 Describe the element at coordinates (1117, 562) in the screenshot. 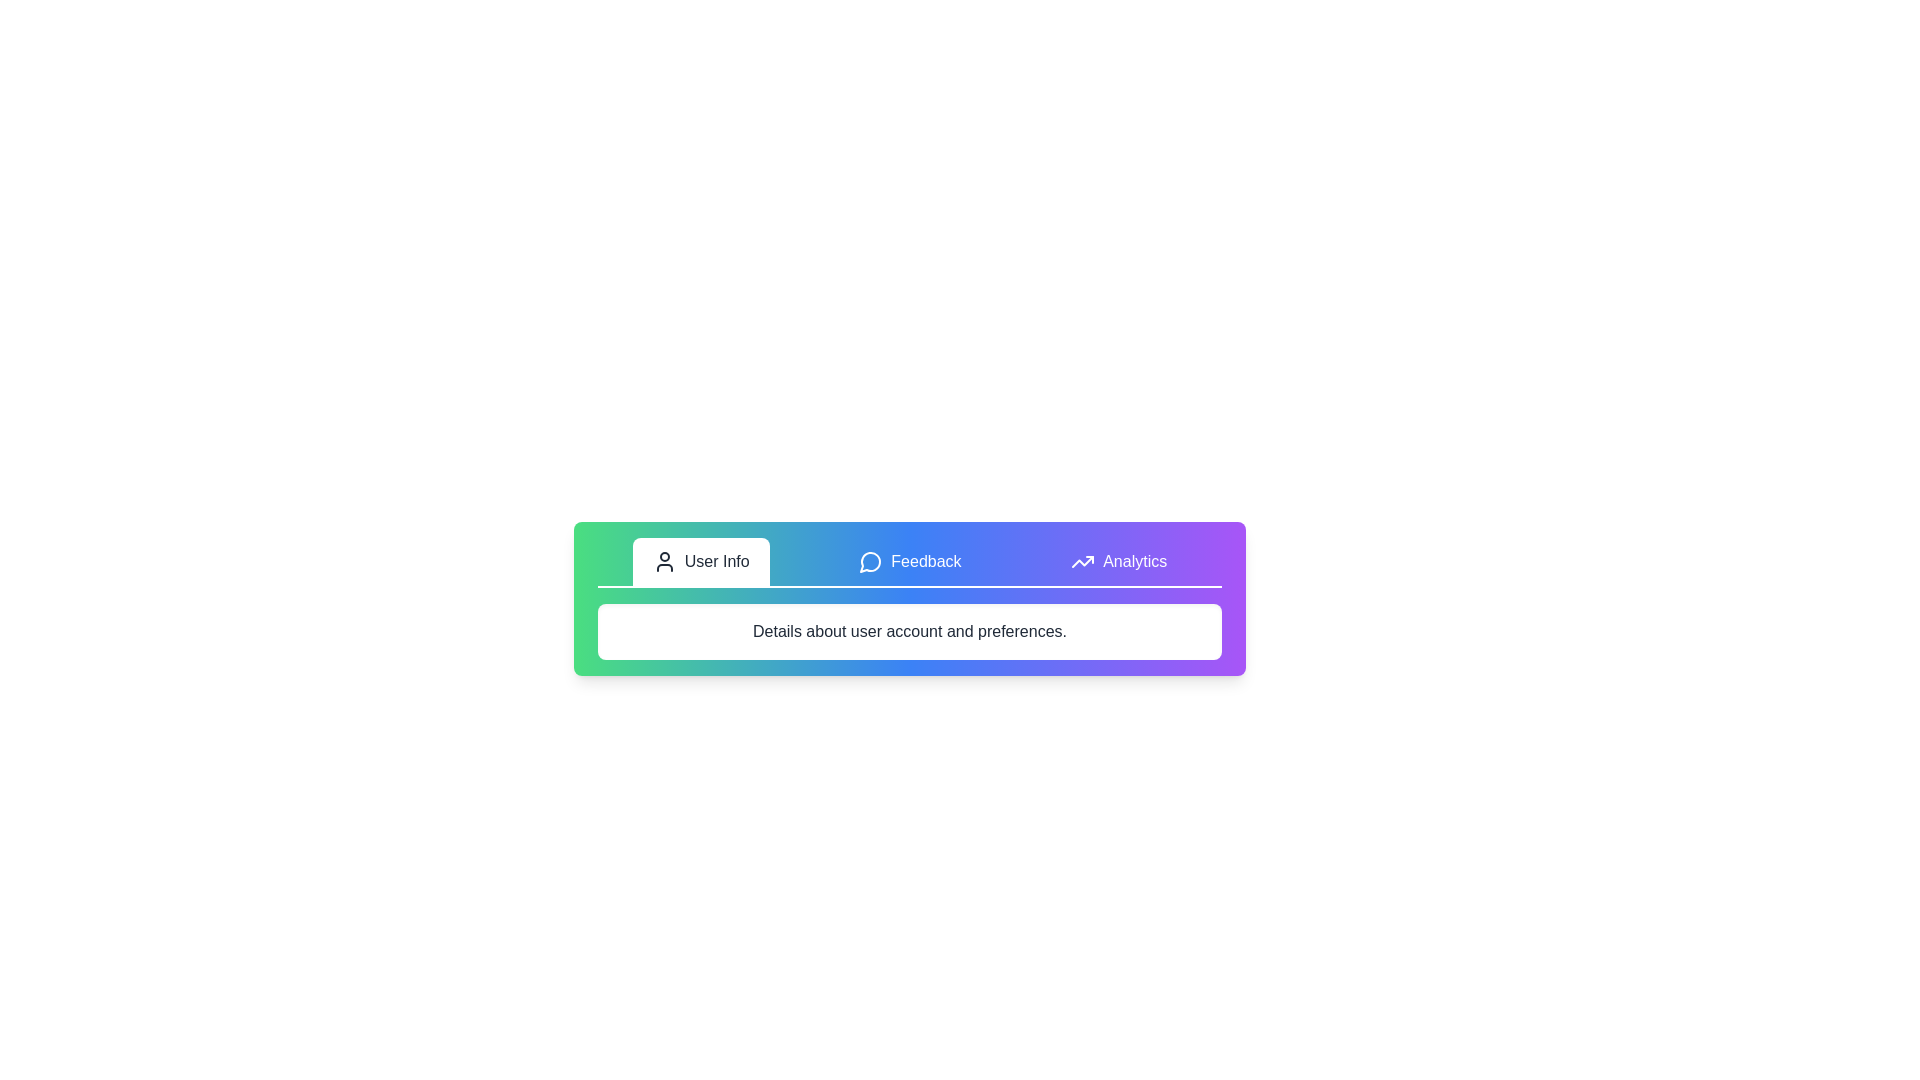

I see `the Analytics tab by clicking its navigation button` at that location.